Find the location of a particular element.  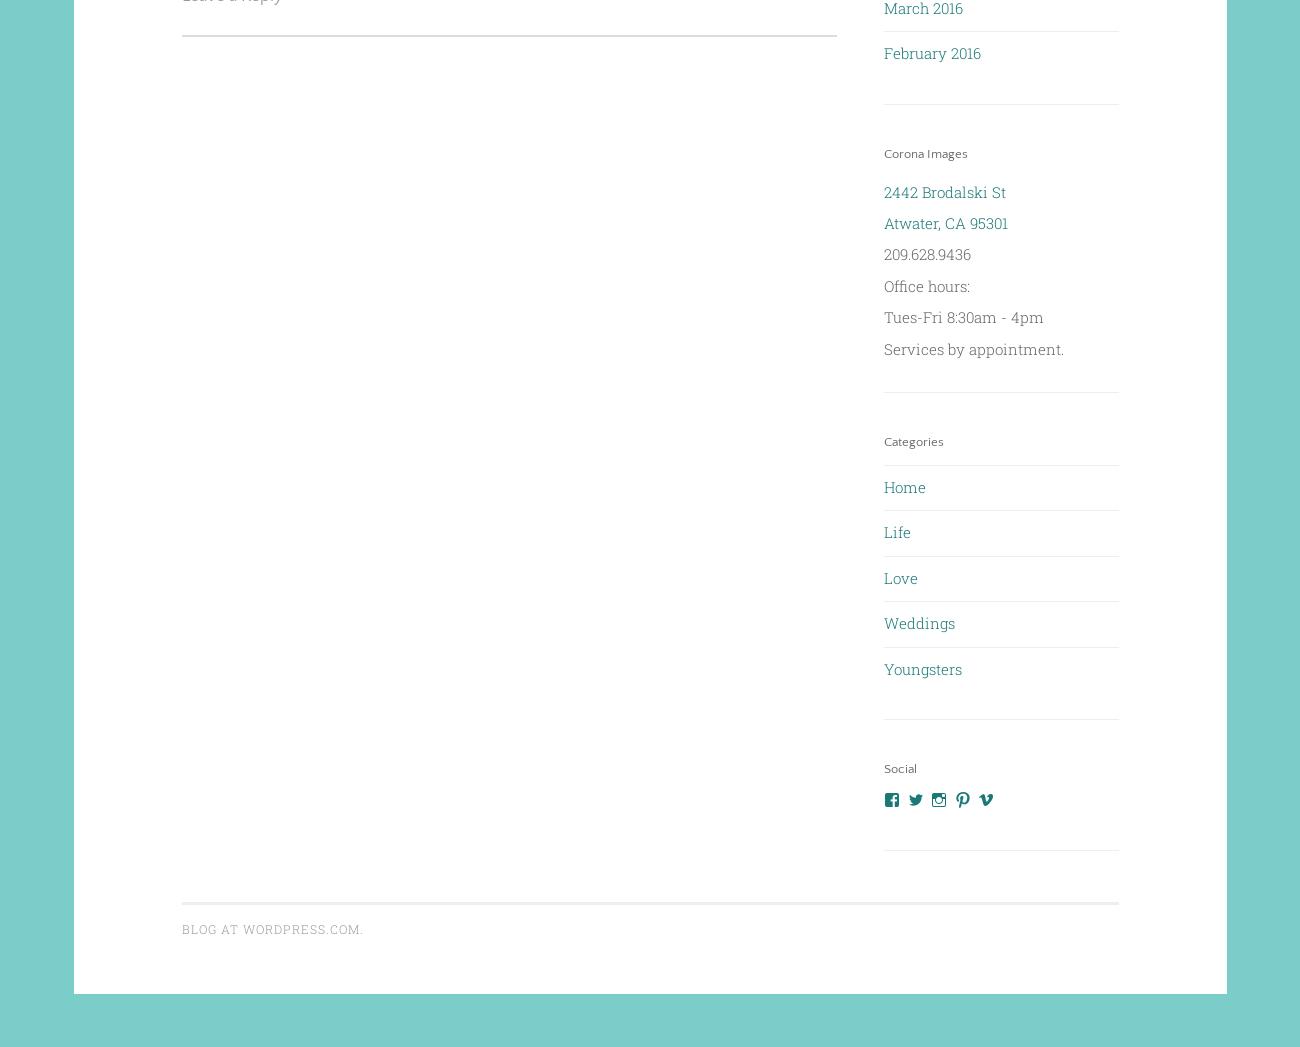

'Love' is located at coordinates (883, 576).